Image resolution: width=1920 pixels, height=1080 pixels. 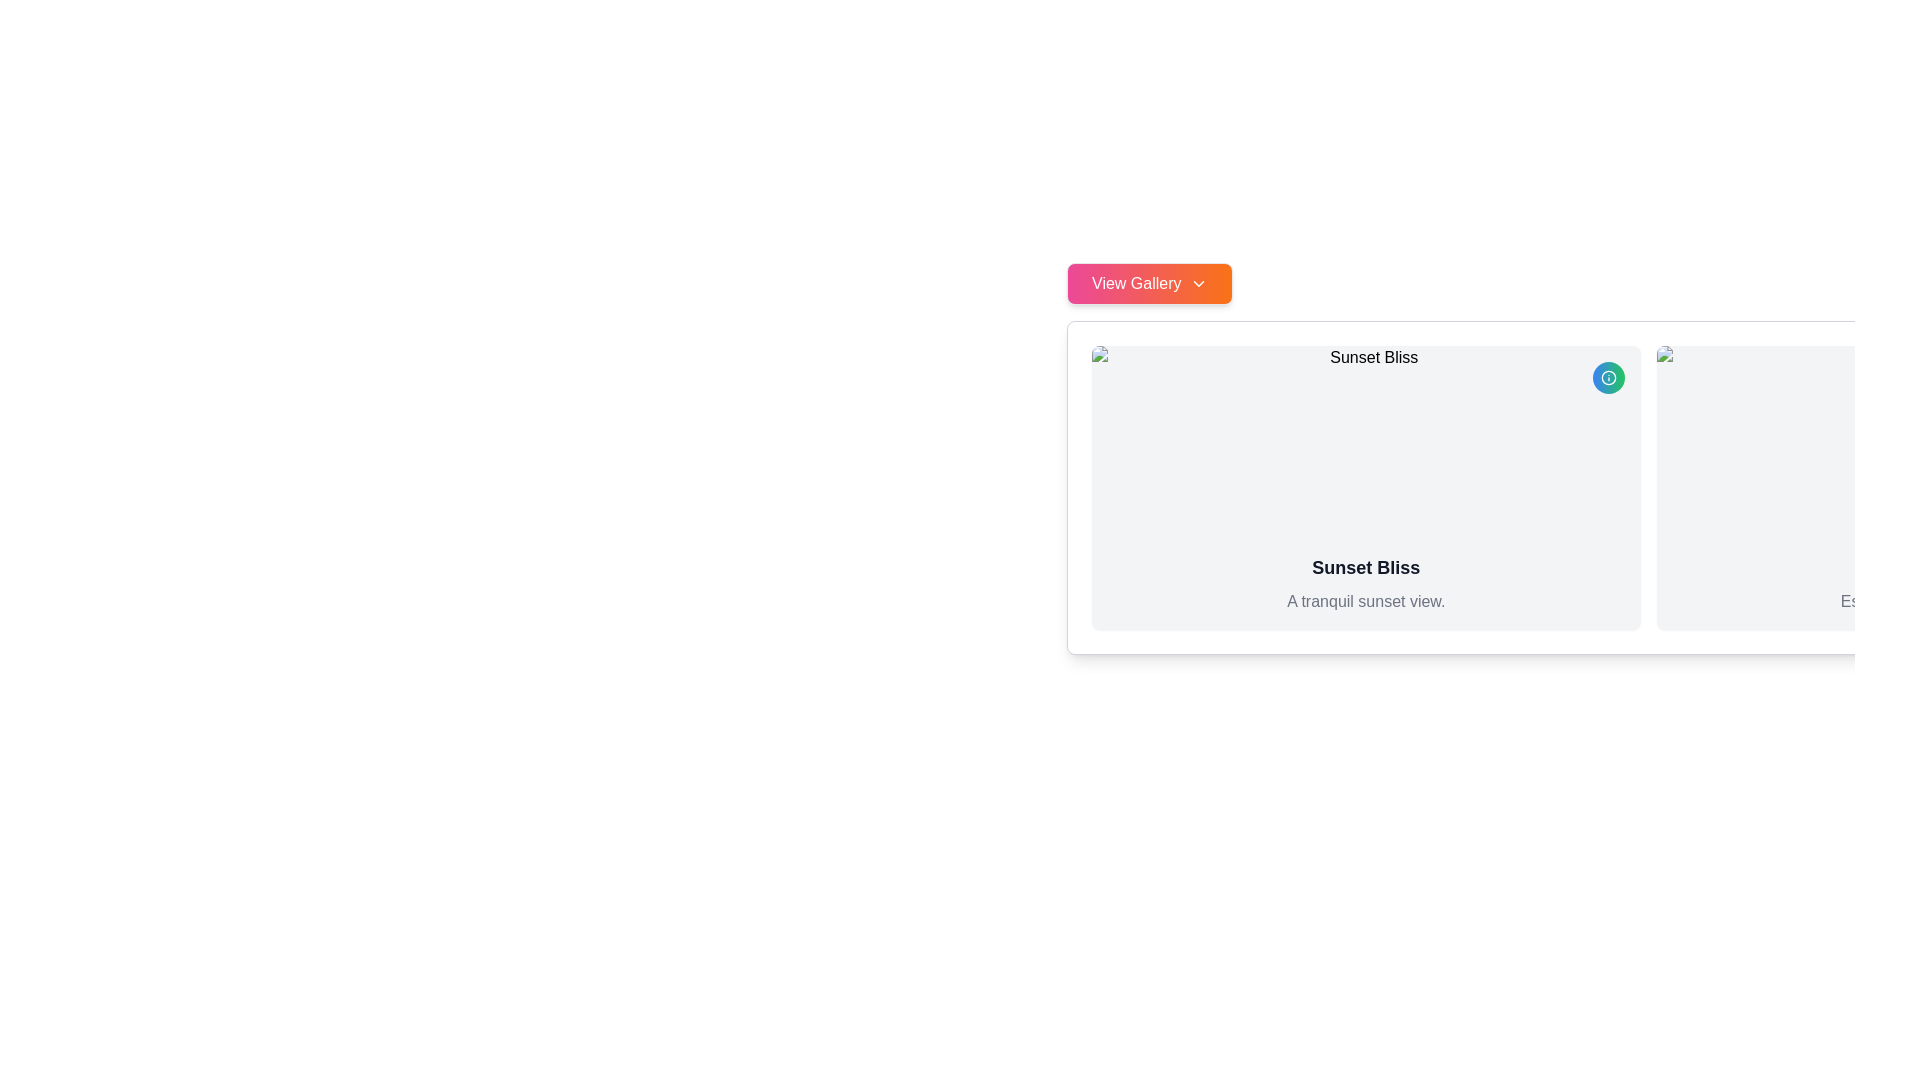 What do you see at coordinates (1365, 583) in the screenshot?
I see `text content of the text display region containing the title 'Sunset Bliss' and the subtitle 'A tranquil sunset view.'` at bounding box center [1365, 583].